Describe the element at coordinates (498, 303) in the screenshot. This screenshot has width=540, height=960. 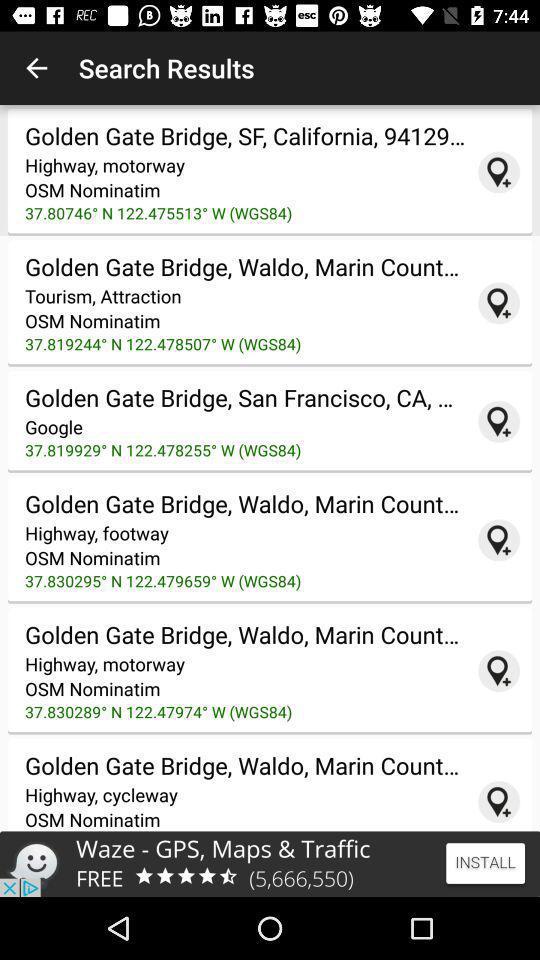
I see `location` at that location.